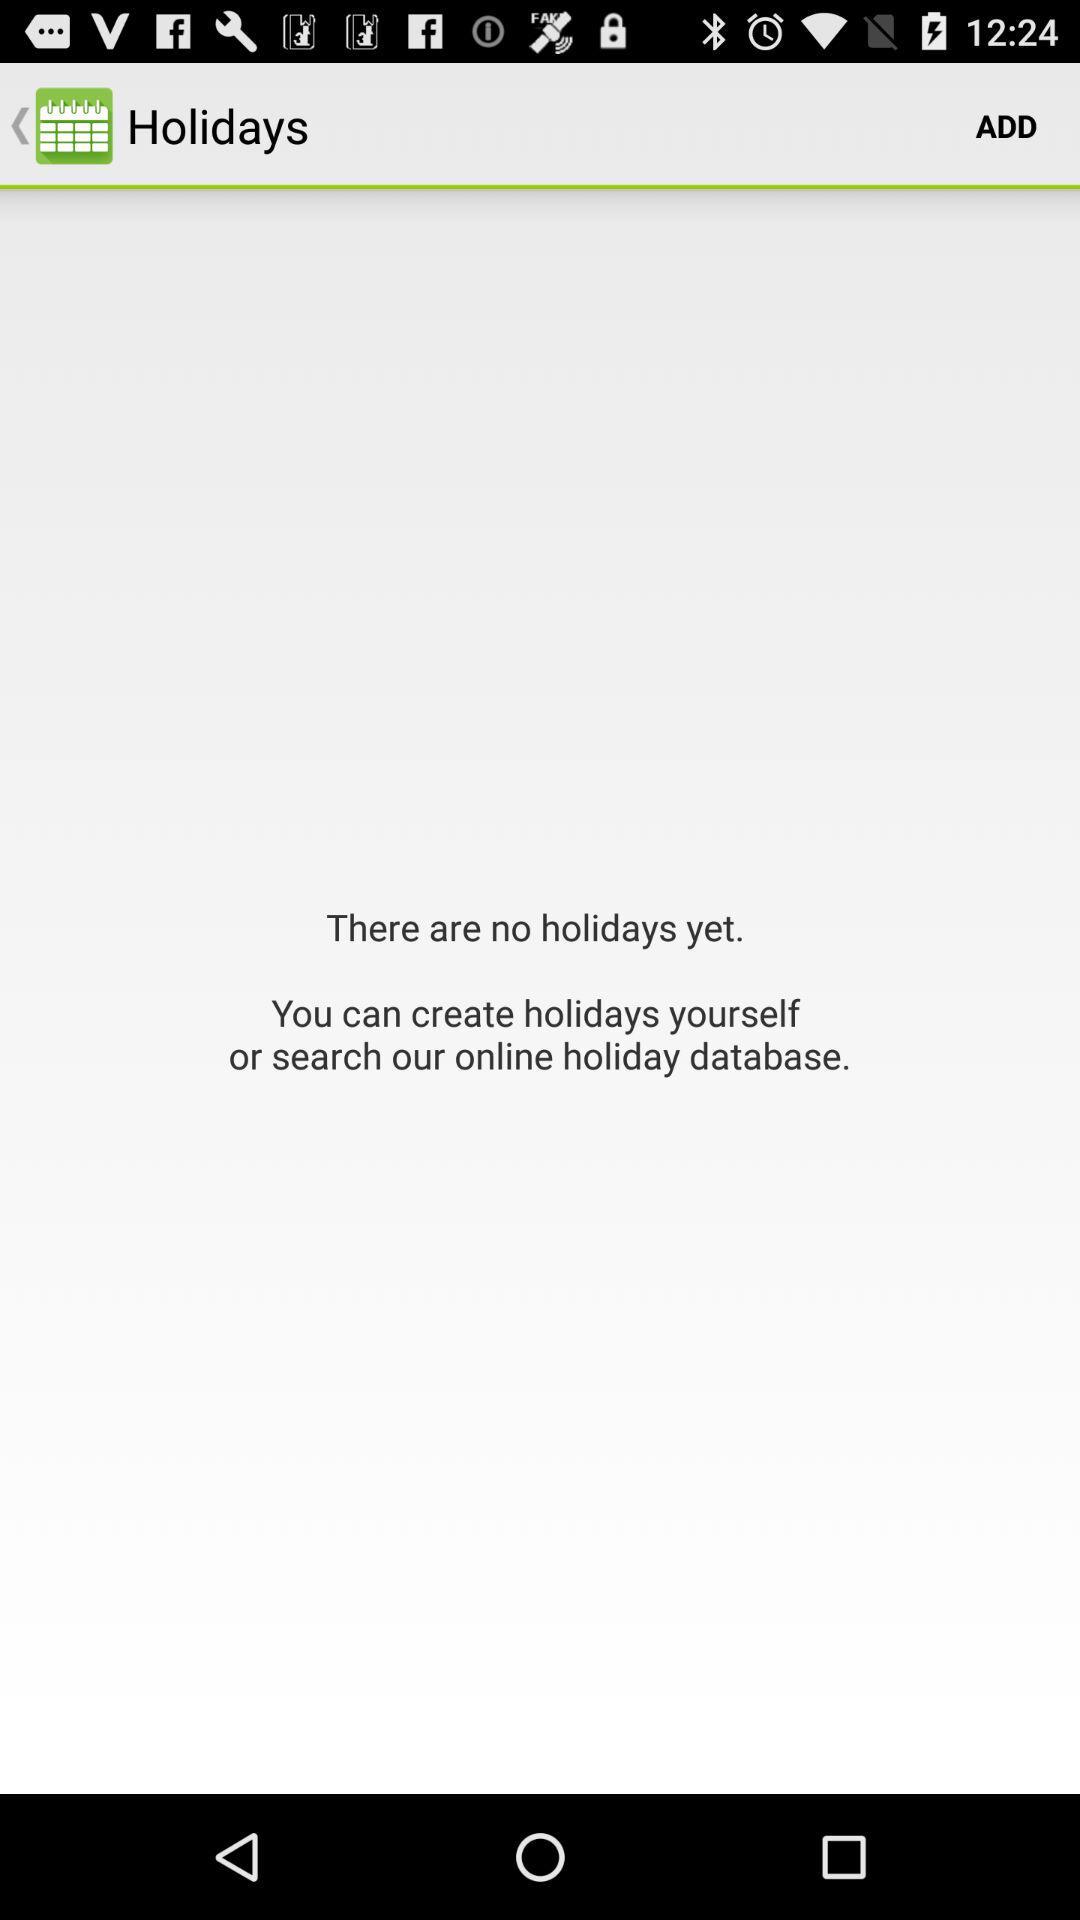  What do you see at coordinates (1006, 124) in the screenshot?
I see `app next to holidays item` at bounding box center [1006, 124].